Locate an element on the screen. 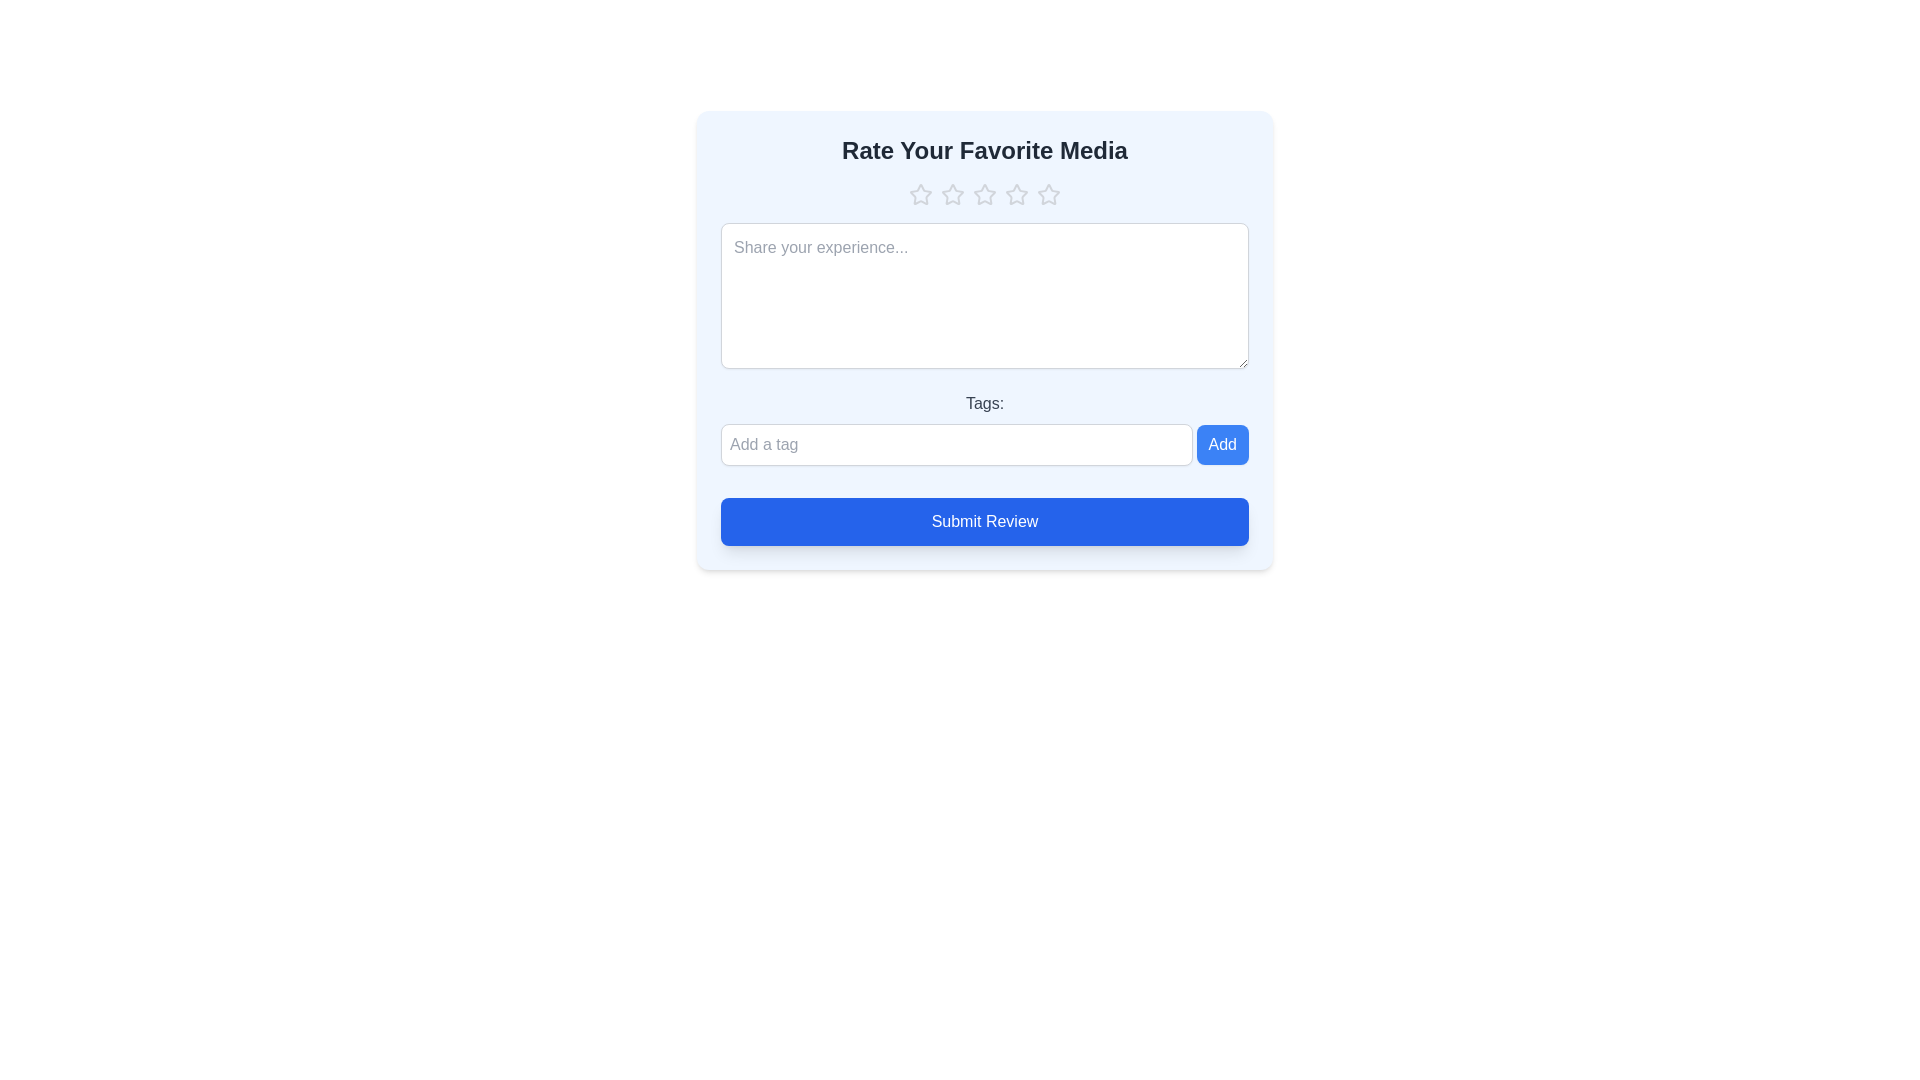  the fifth star icon is located at coordinates (1048, 195).